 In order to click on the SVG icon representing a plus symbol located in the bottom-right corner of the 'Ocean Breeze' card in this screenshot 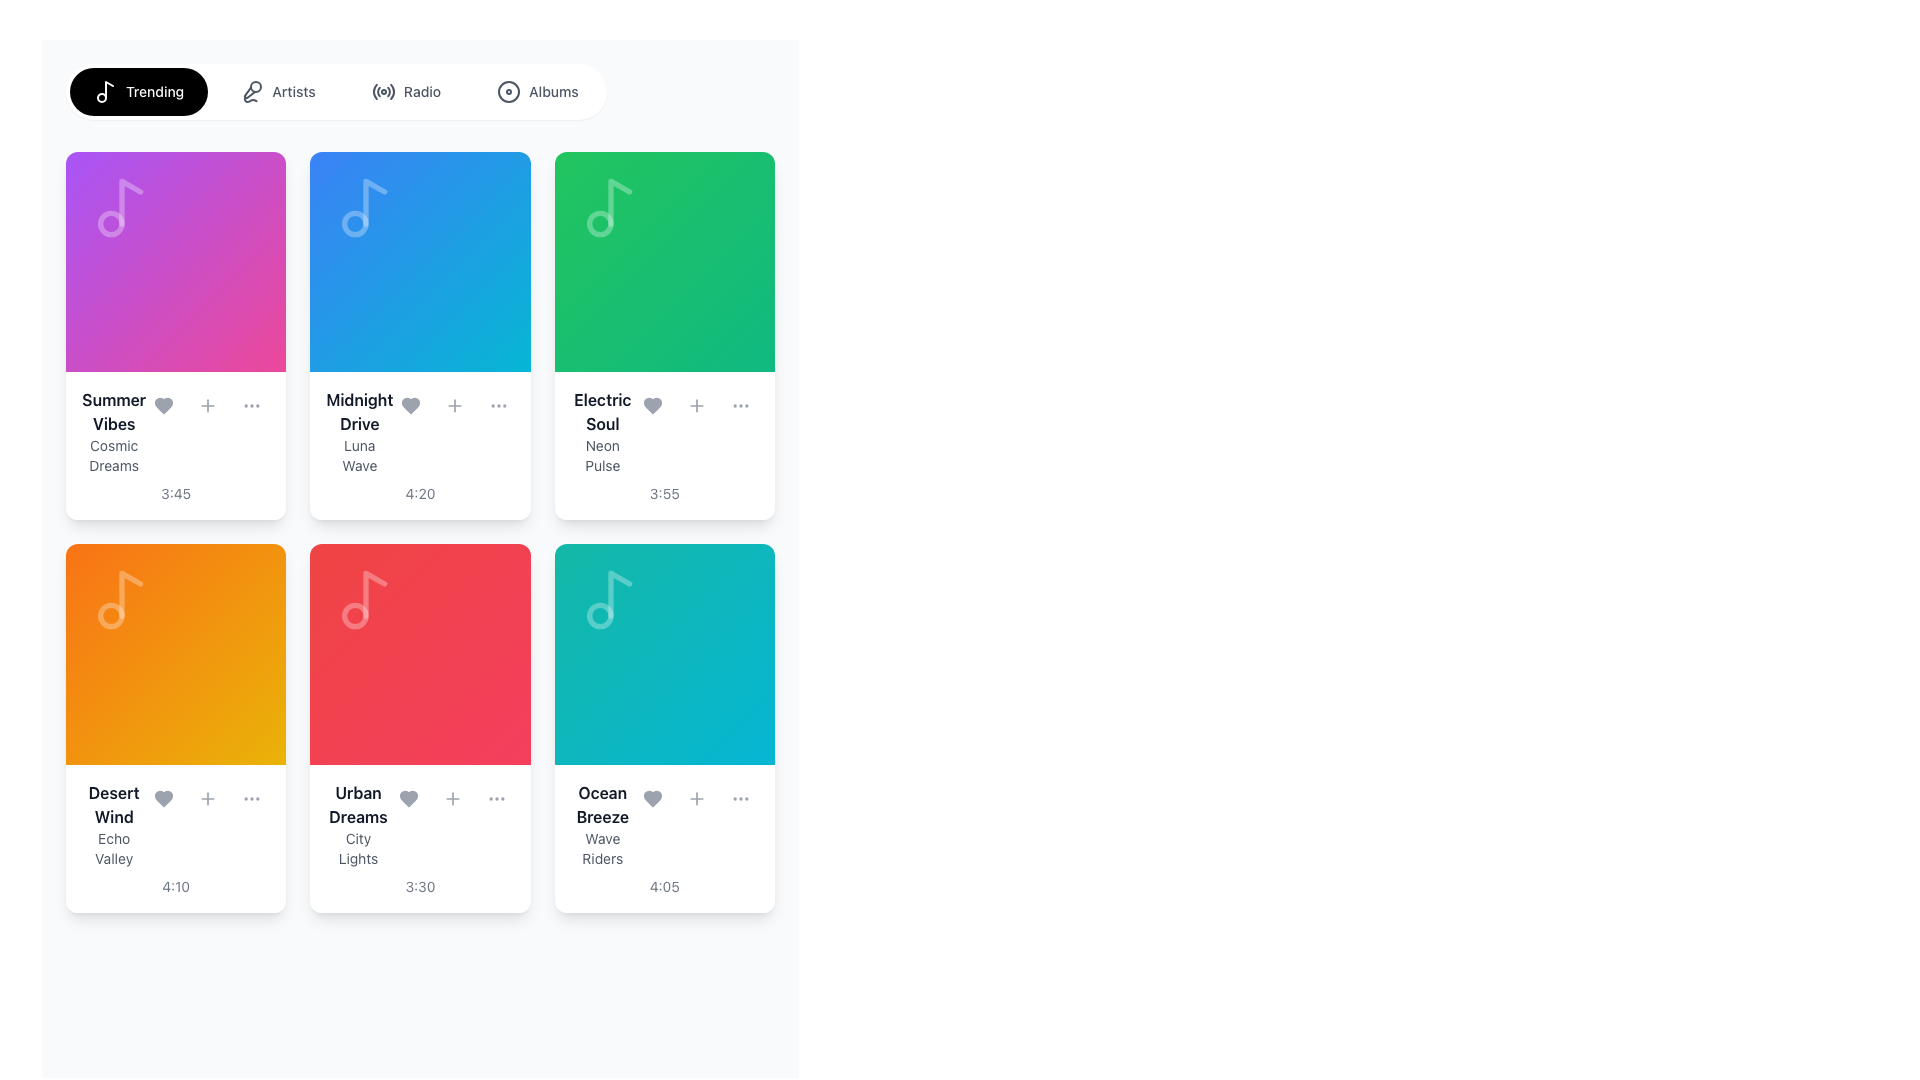, I will do `click(696, 797)`.